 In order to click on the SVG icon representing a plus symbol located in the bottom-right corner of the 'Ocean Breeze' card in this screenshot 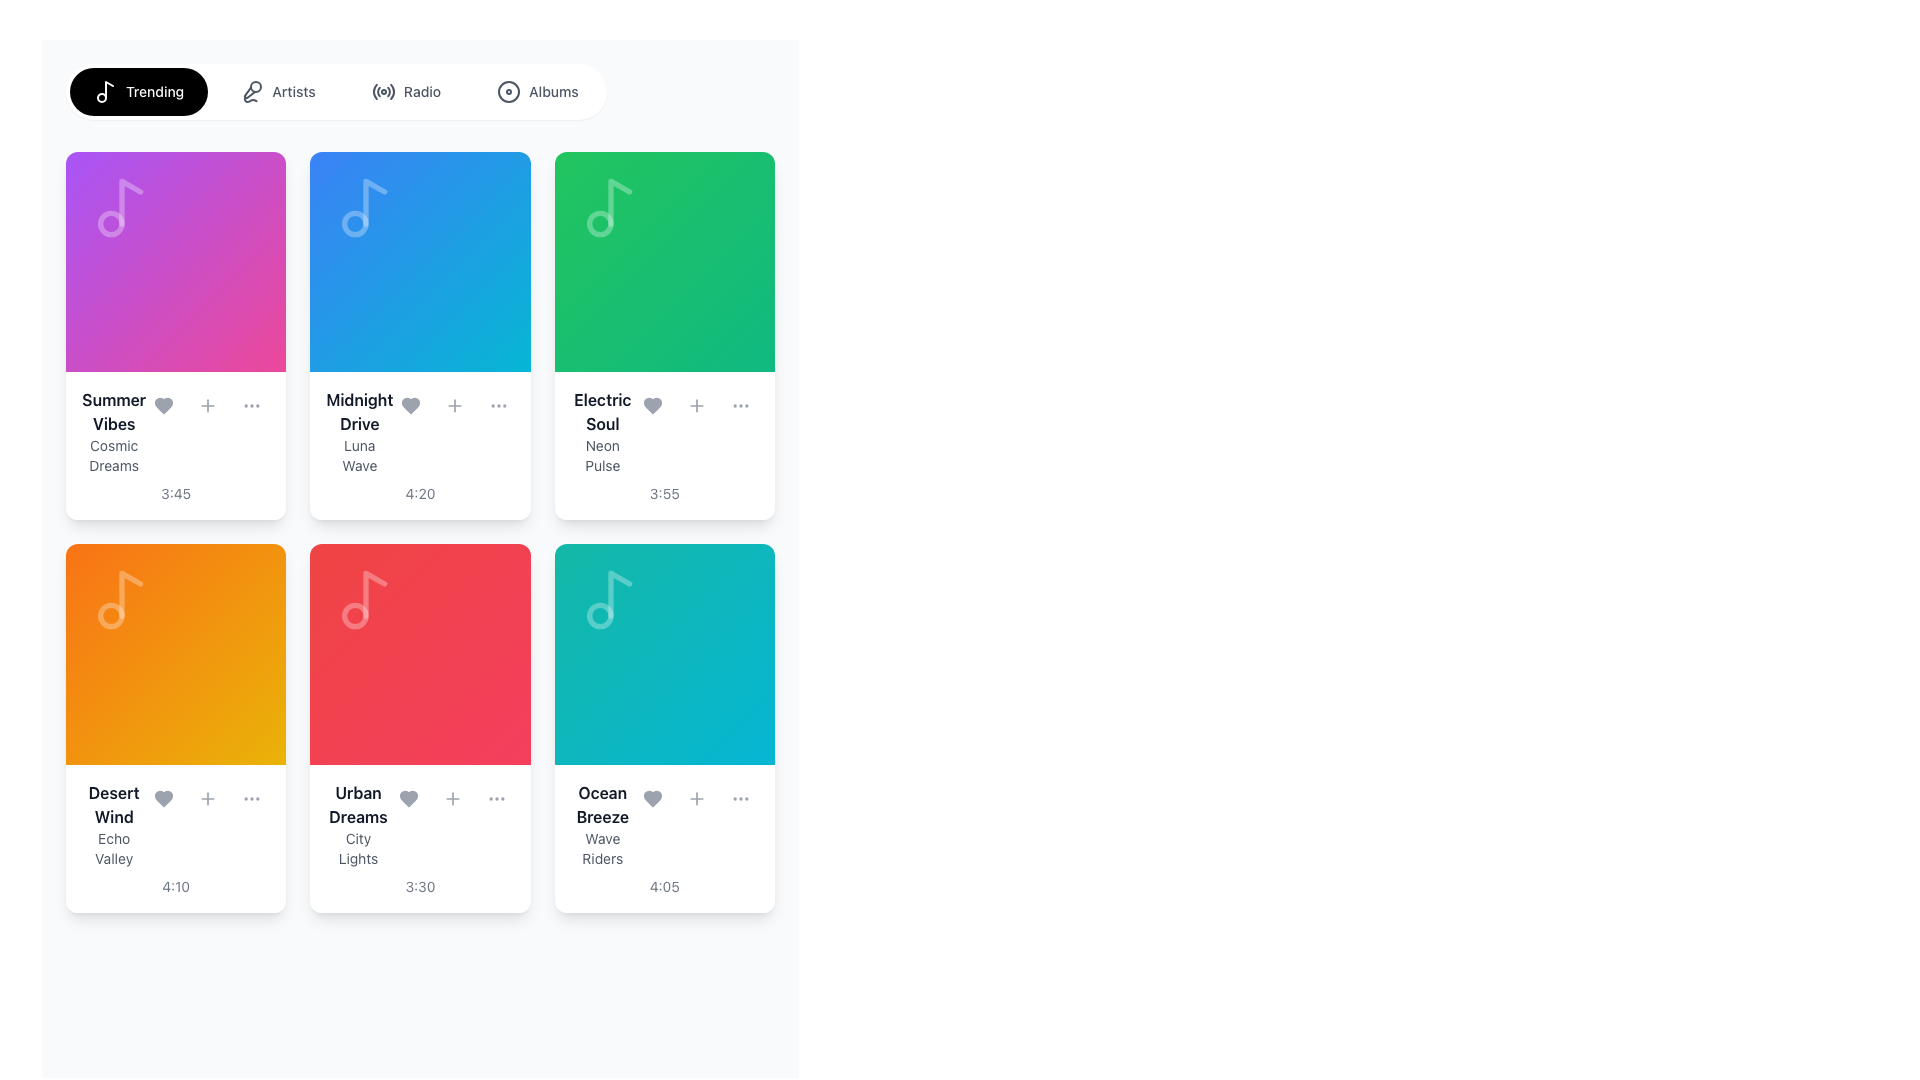, I will do `click(696, 797)`.